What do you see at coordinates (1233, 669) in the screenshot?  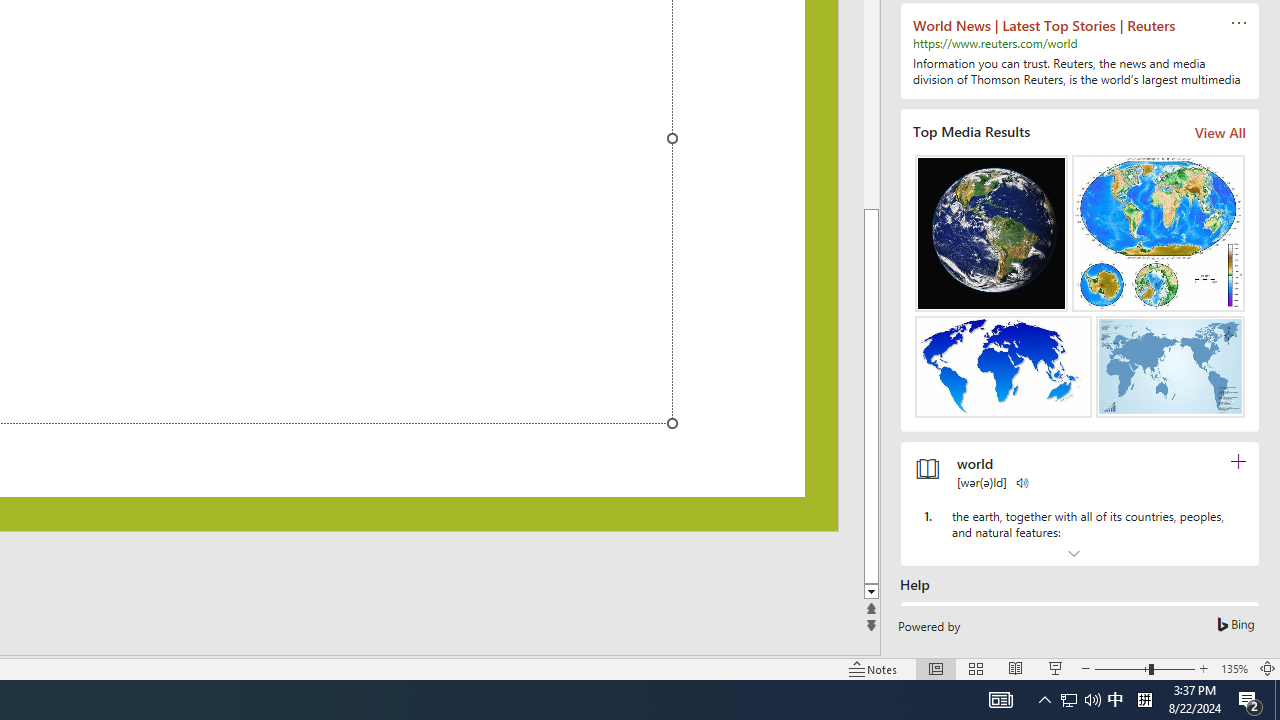 I see `'Zoom 135%'` at bounding box center [1233, 669].